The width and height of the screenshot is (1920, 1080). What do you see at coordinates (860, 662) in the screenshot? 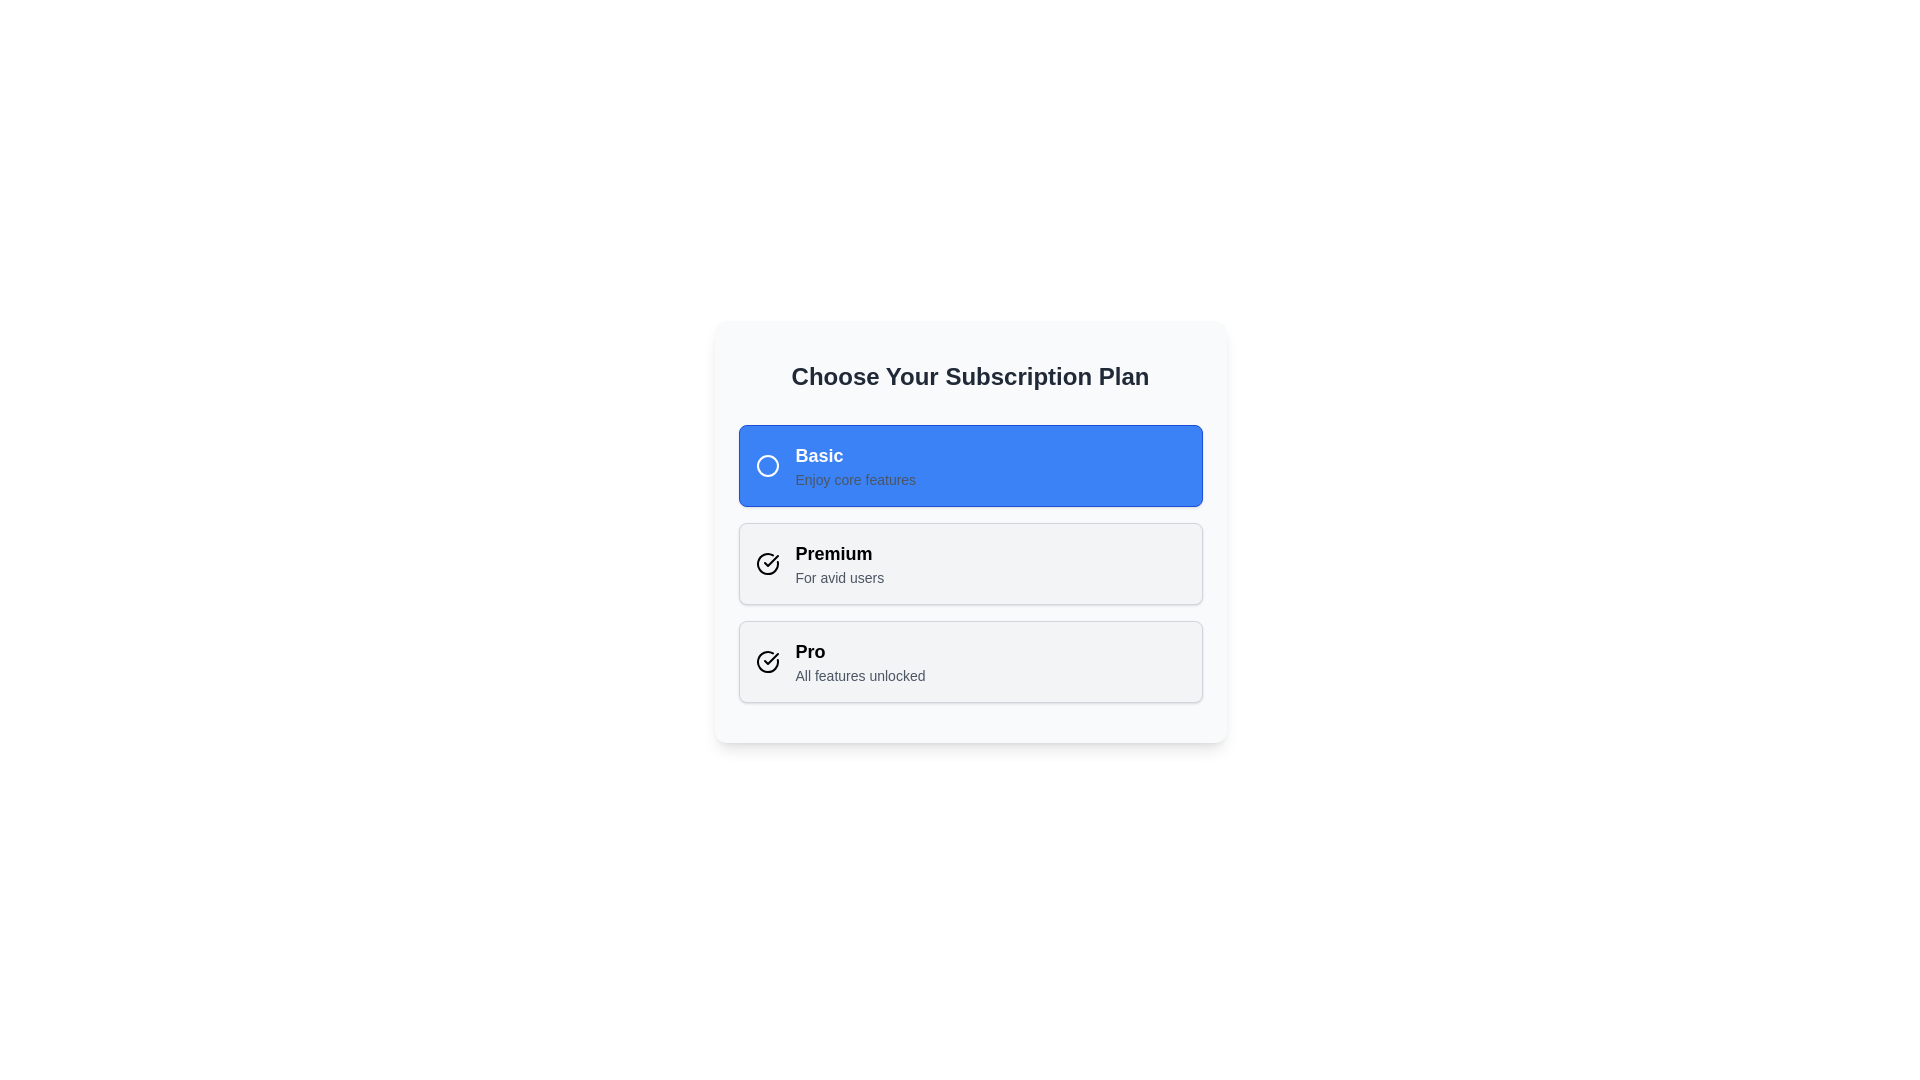
I see `the text block that describes the 'Pro' subscription plan, which is located between the 'Premium' option and a blank space in a vertically stacked list of subscription plans` at bounding box center [860, 662].